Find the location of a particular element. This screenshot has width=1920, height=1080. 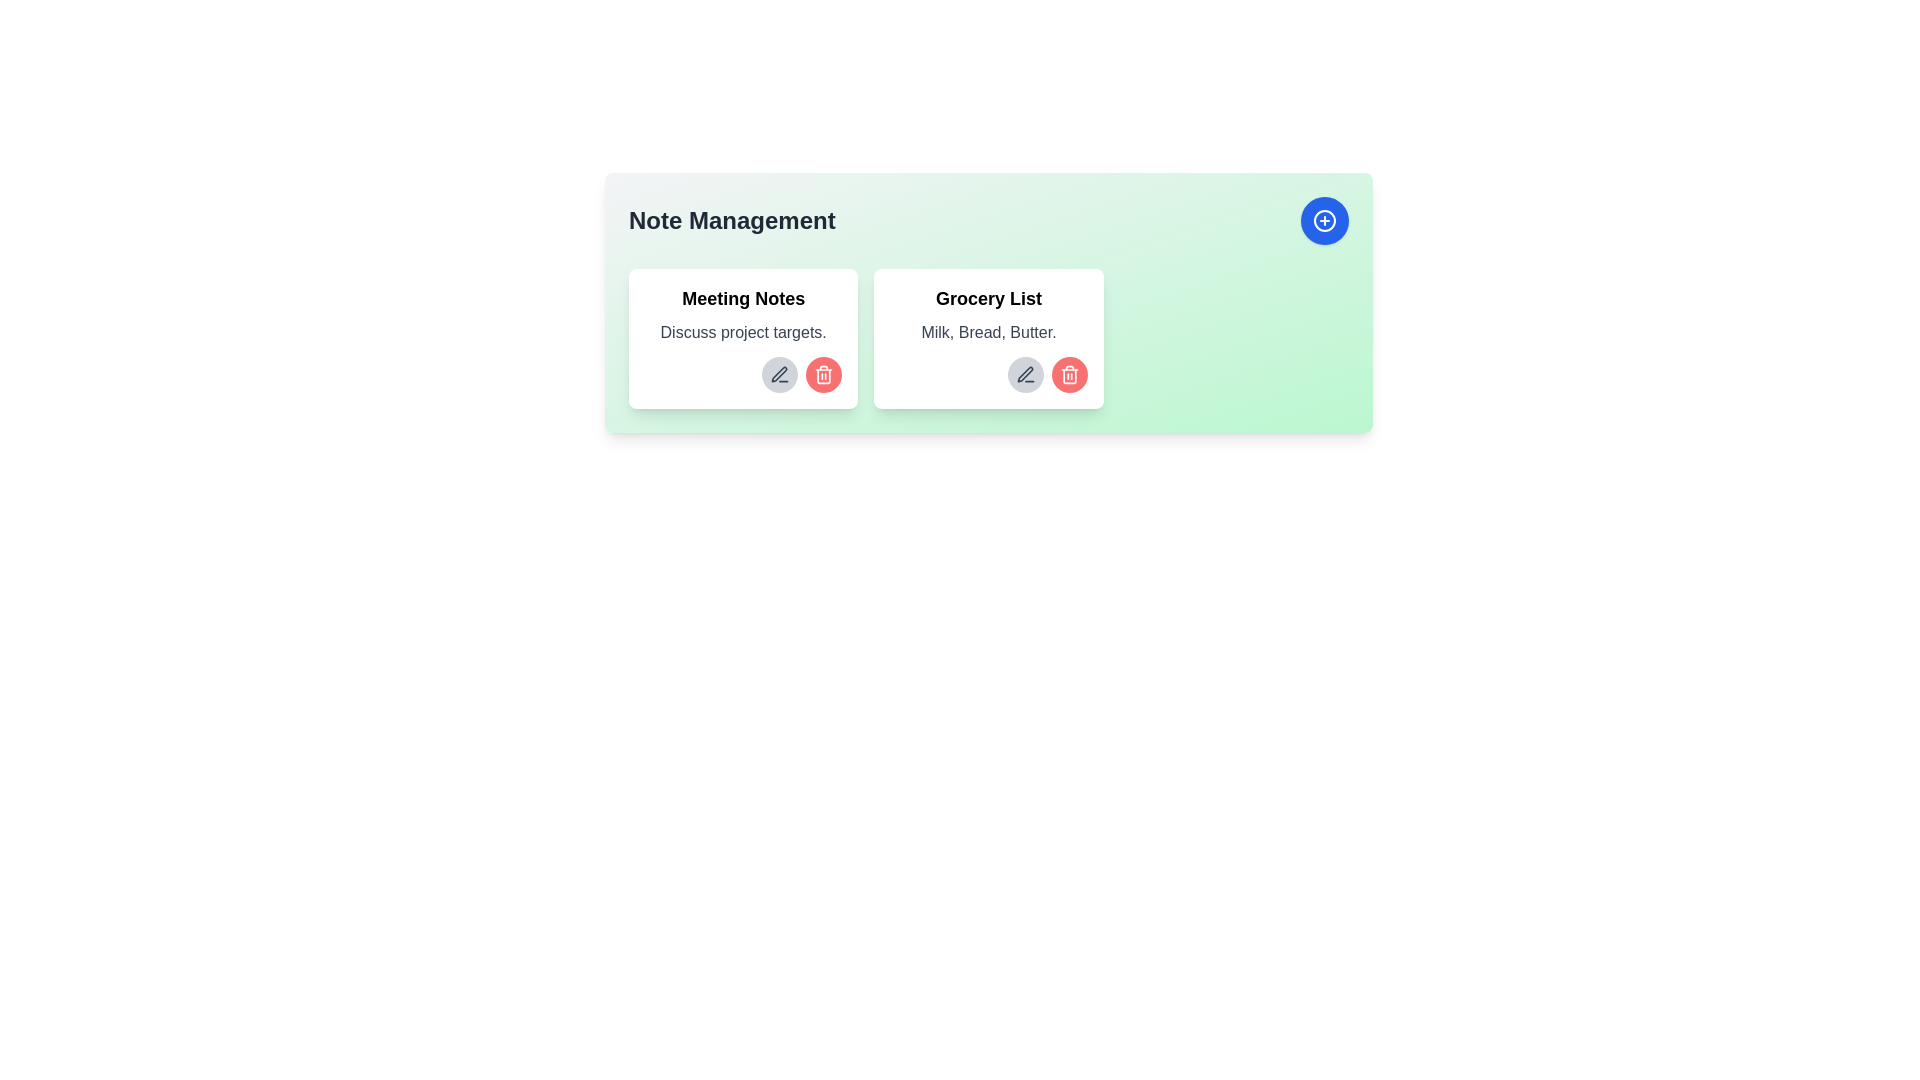

the circular outline icon located in the top-right corner of the green rectangular section containing 'Meeting Notes' and 'Grocery List' is located at coordinates (1324, 220).